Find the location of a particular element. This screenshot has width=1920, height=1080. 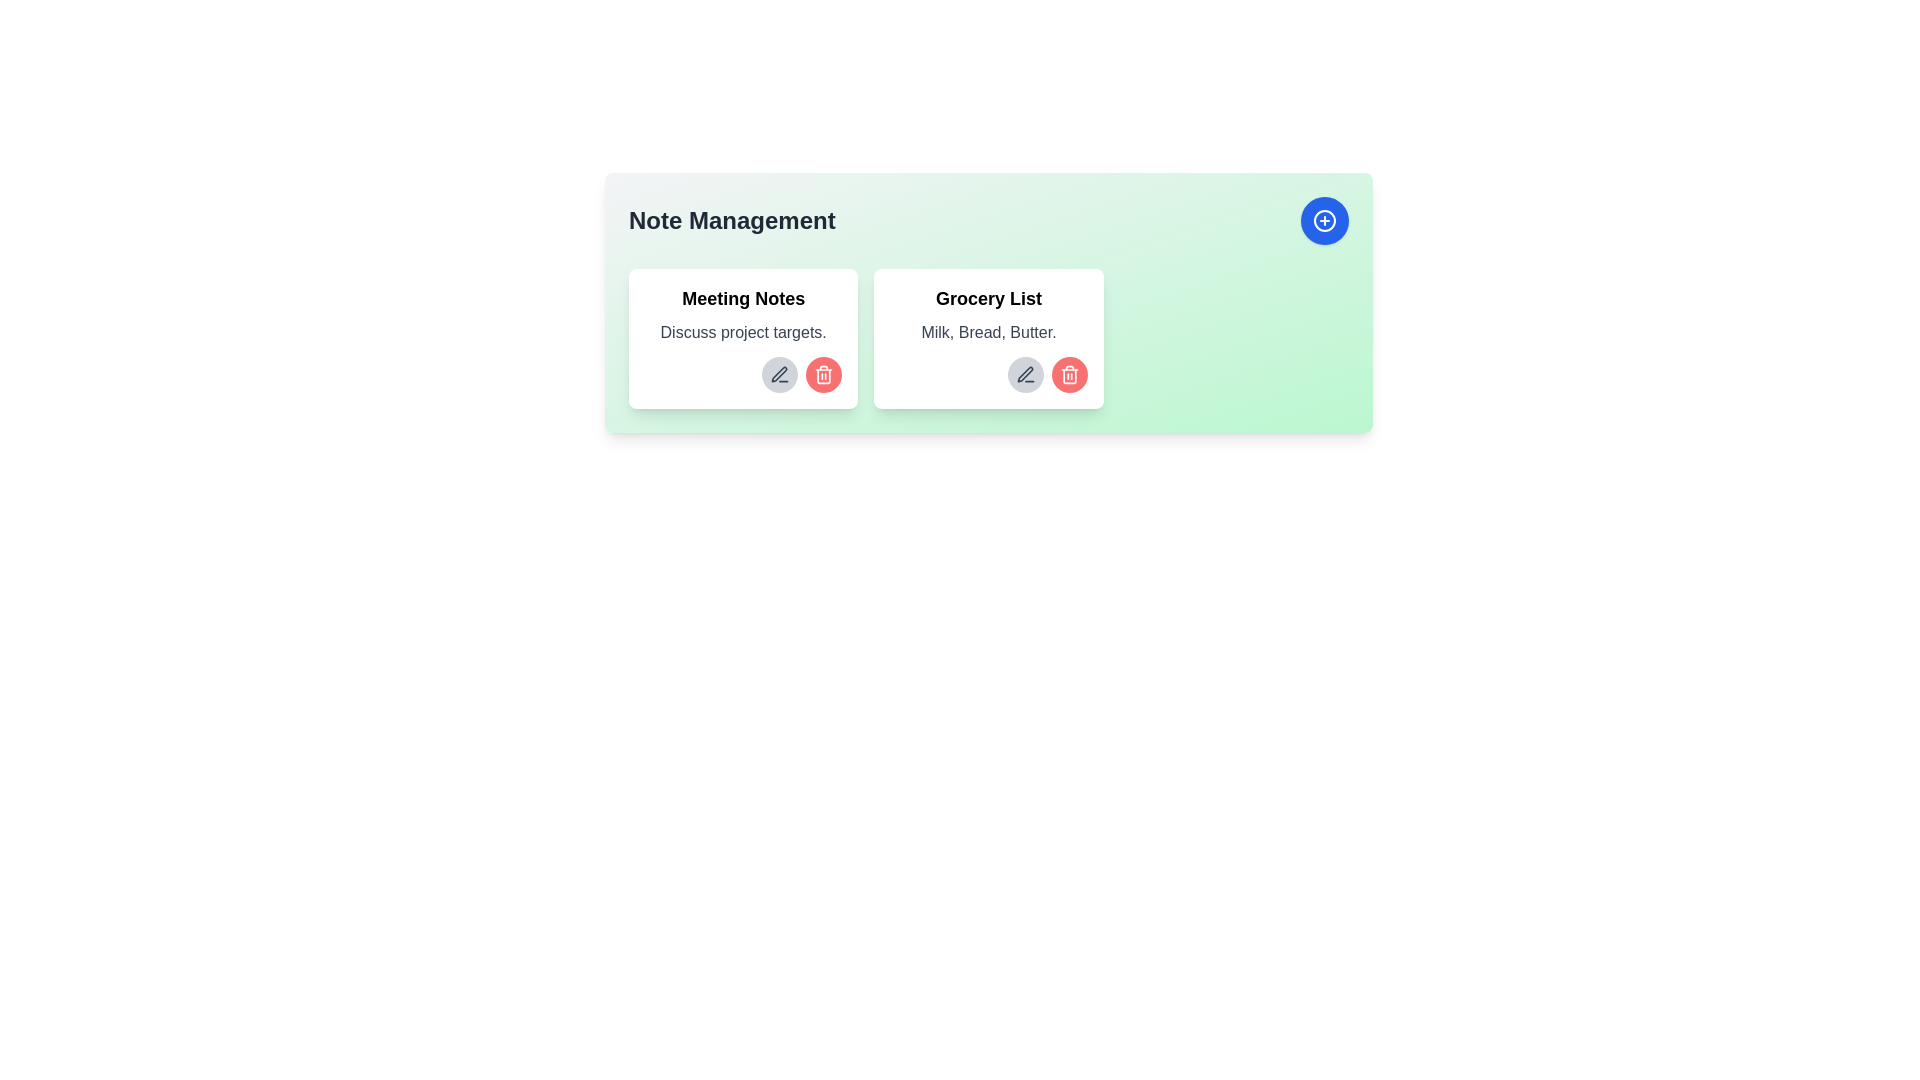

the circular outline icon located in the top-right corner of the green rectangular section containing 'Meeting Notes' and 'Grocery List' is located at coordinates (1324, 220).